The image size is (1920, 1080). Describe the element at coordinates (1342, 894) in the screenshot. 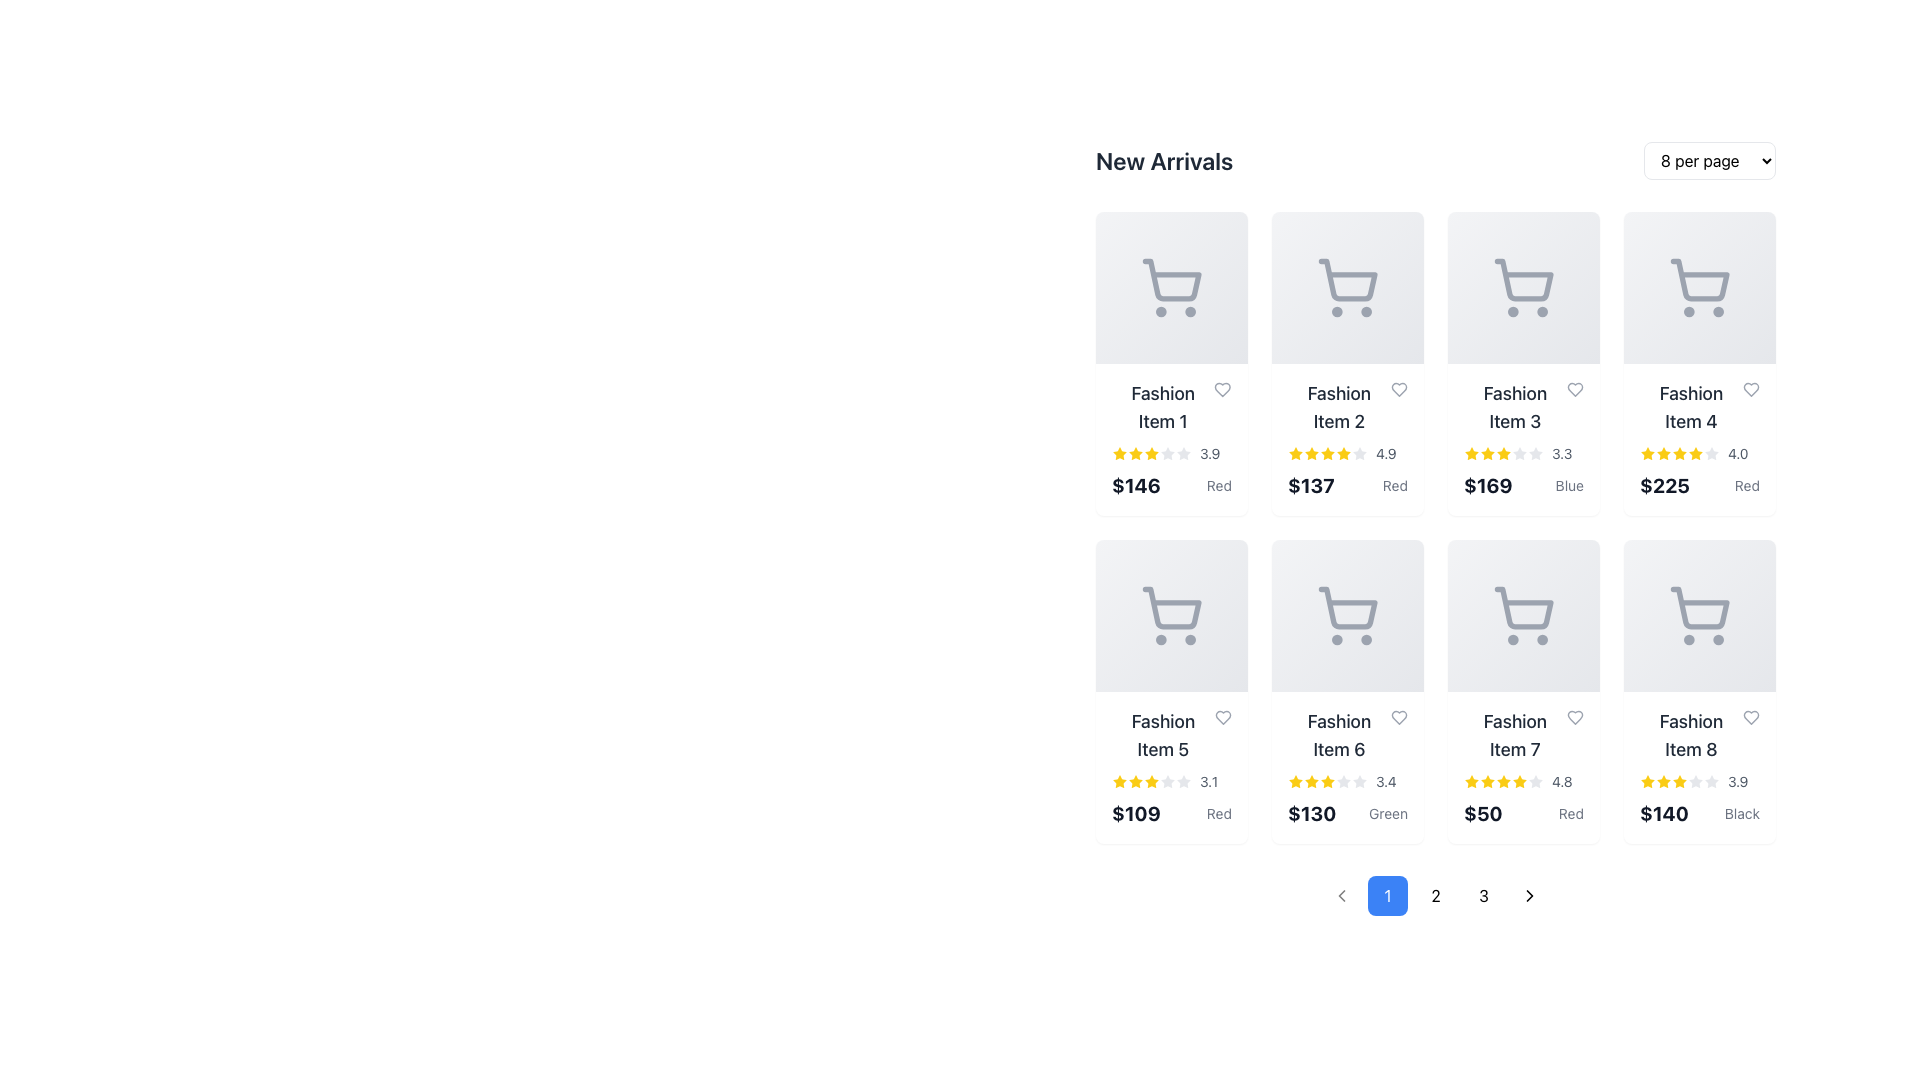

I see `the left-pointing chevron arrow icon located at the bottom-left section of the interface` at that location.